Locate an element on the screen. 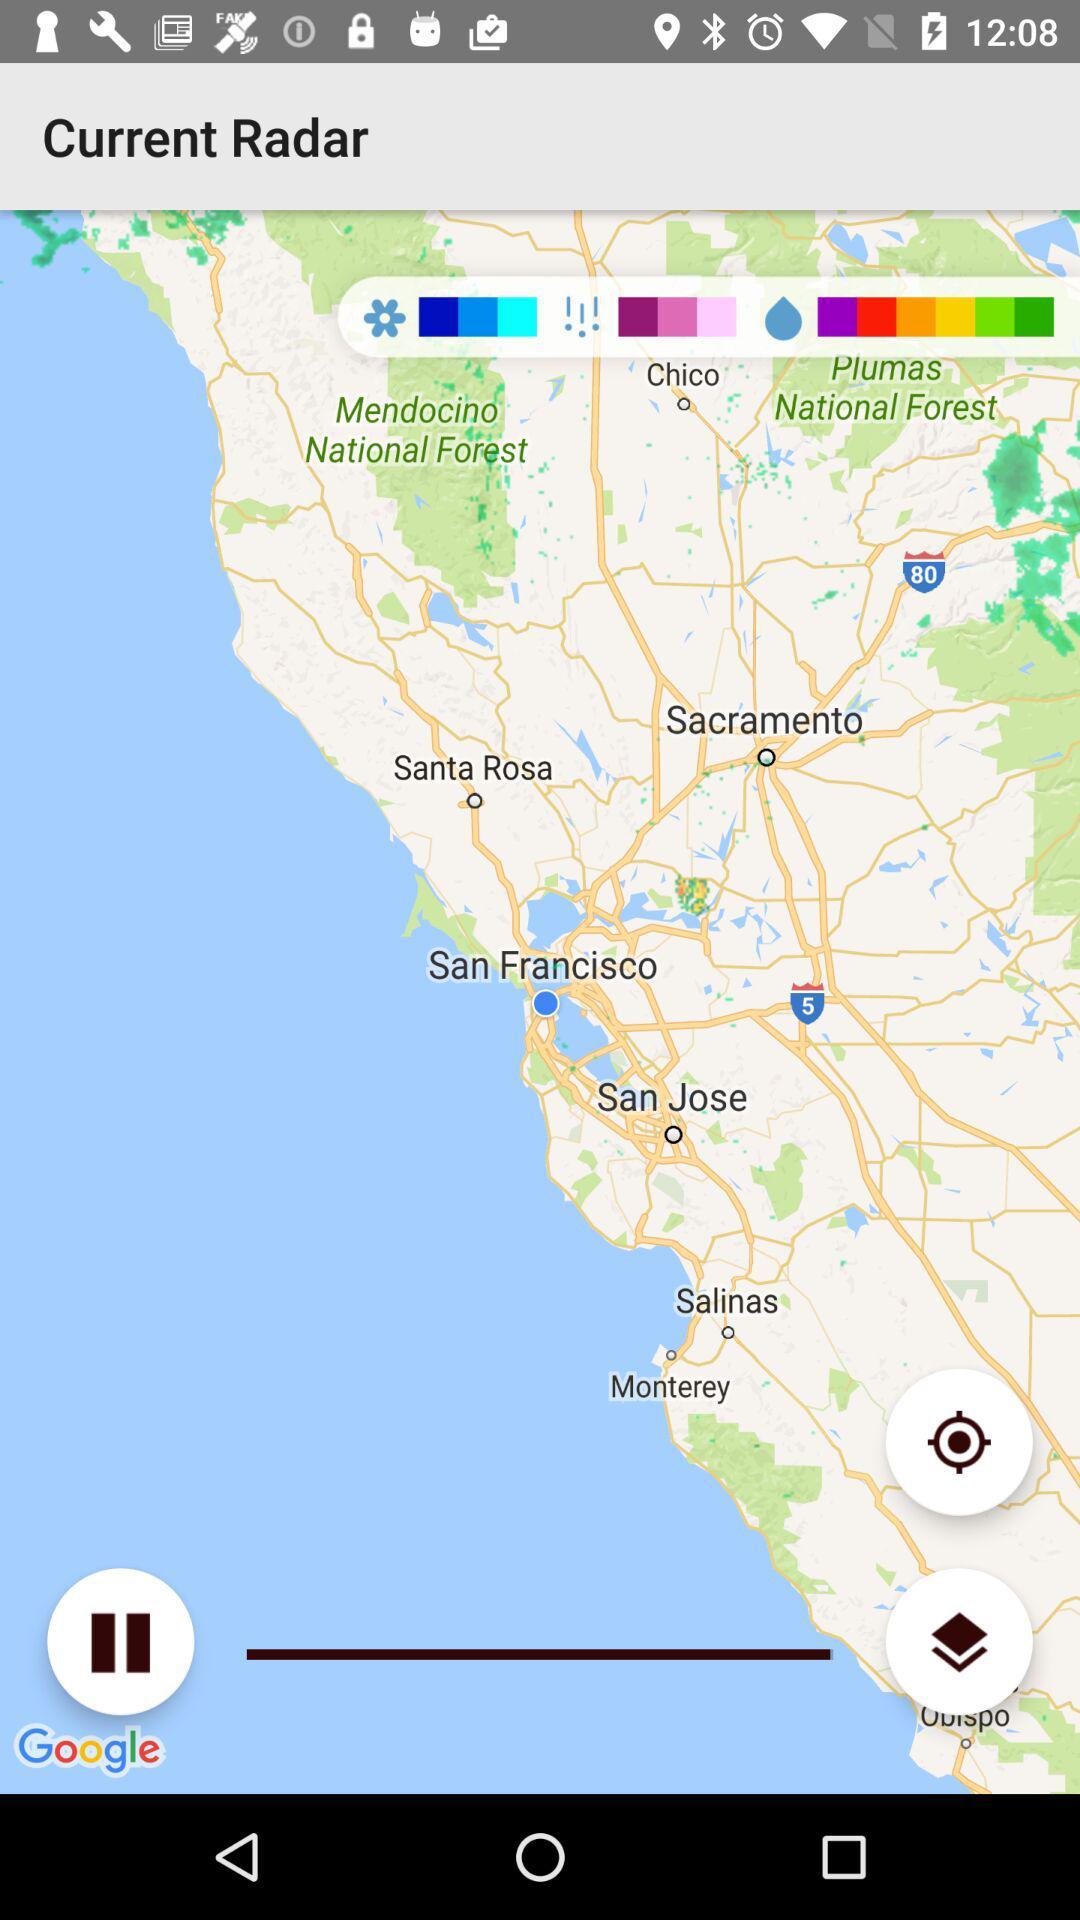  the pause icon is located at coordinates (120, 1641).